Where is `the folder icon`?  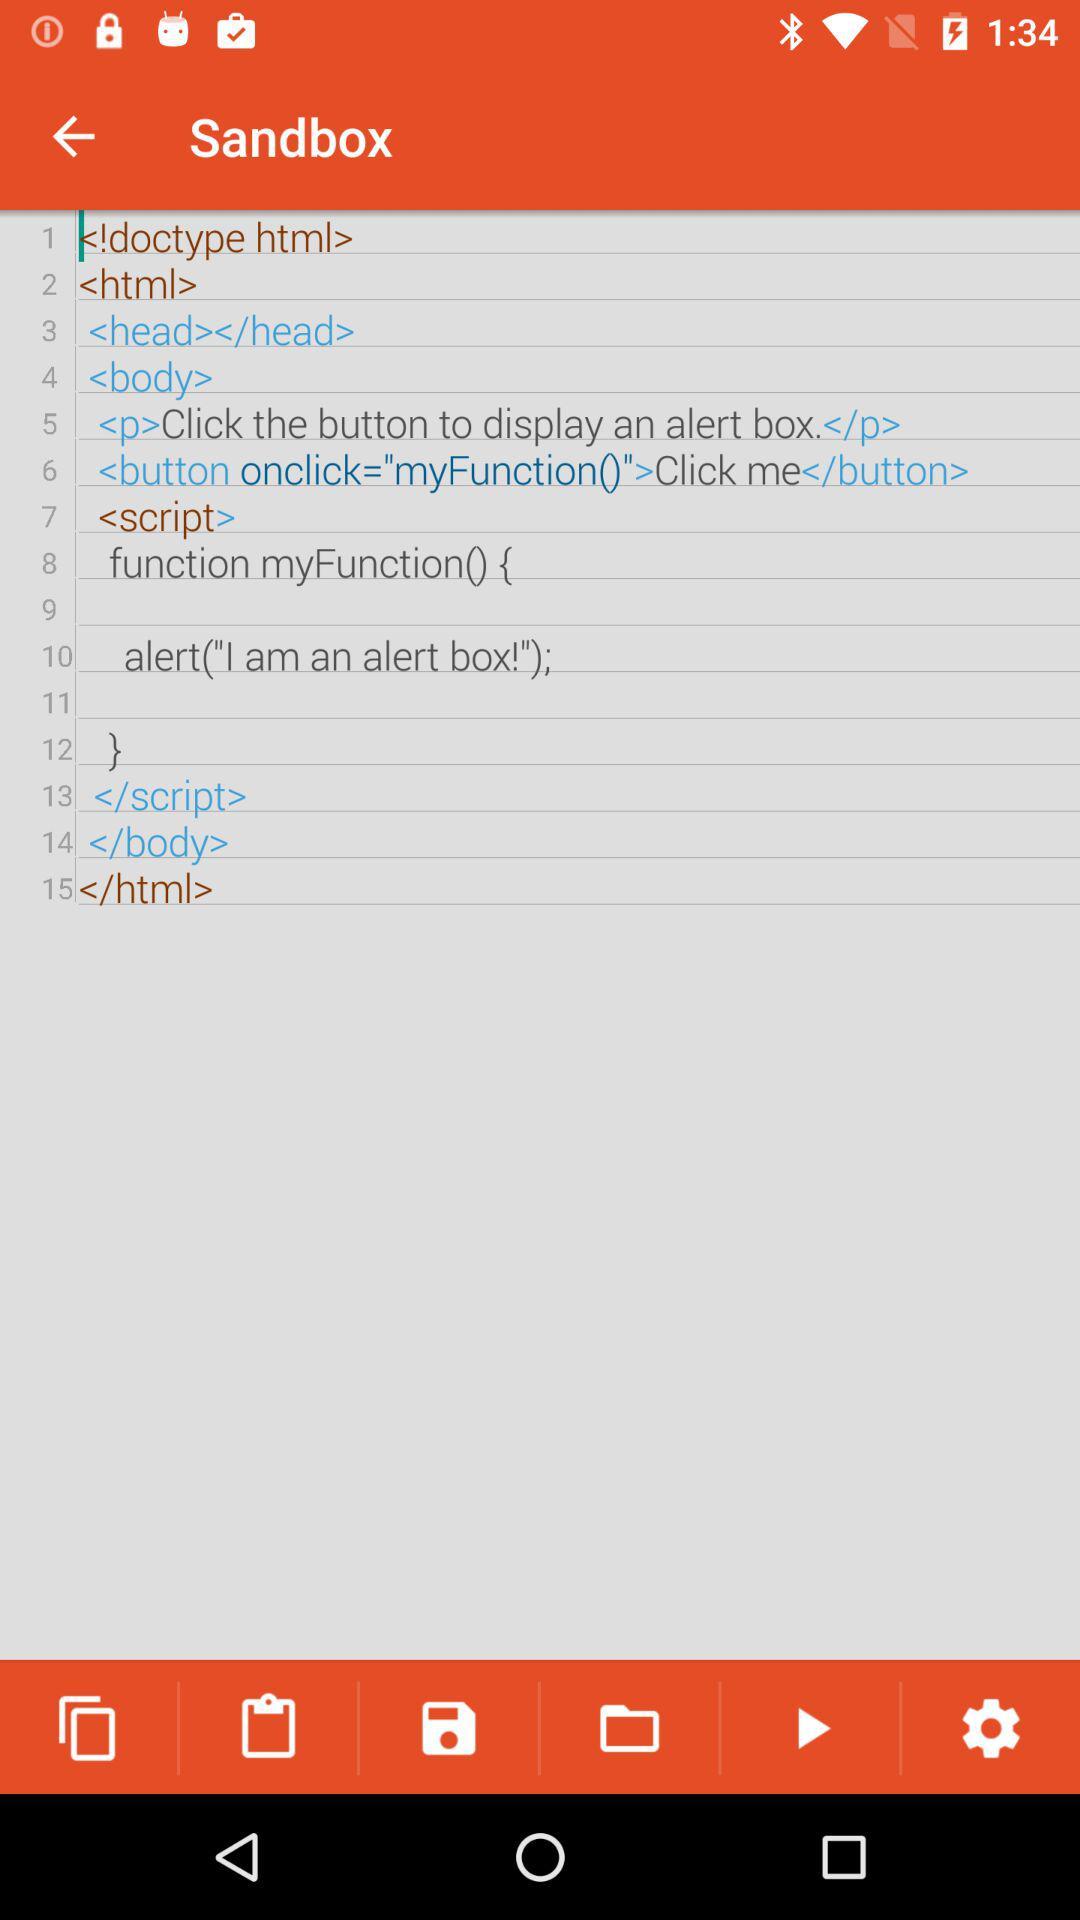 the folder icon is located at coordinates (628, 1727).